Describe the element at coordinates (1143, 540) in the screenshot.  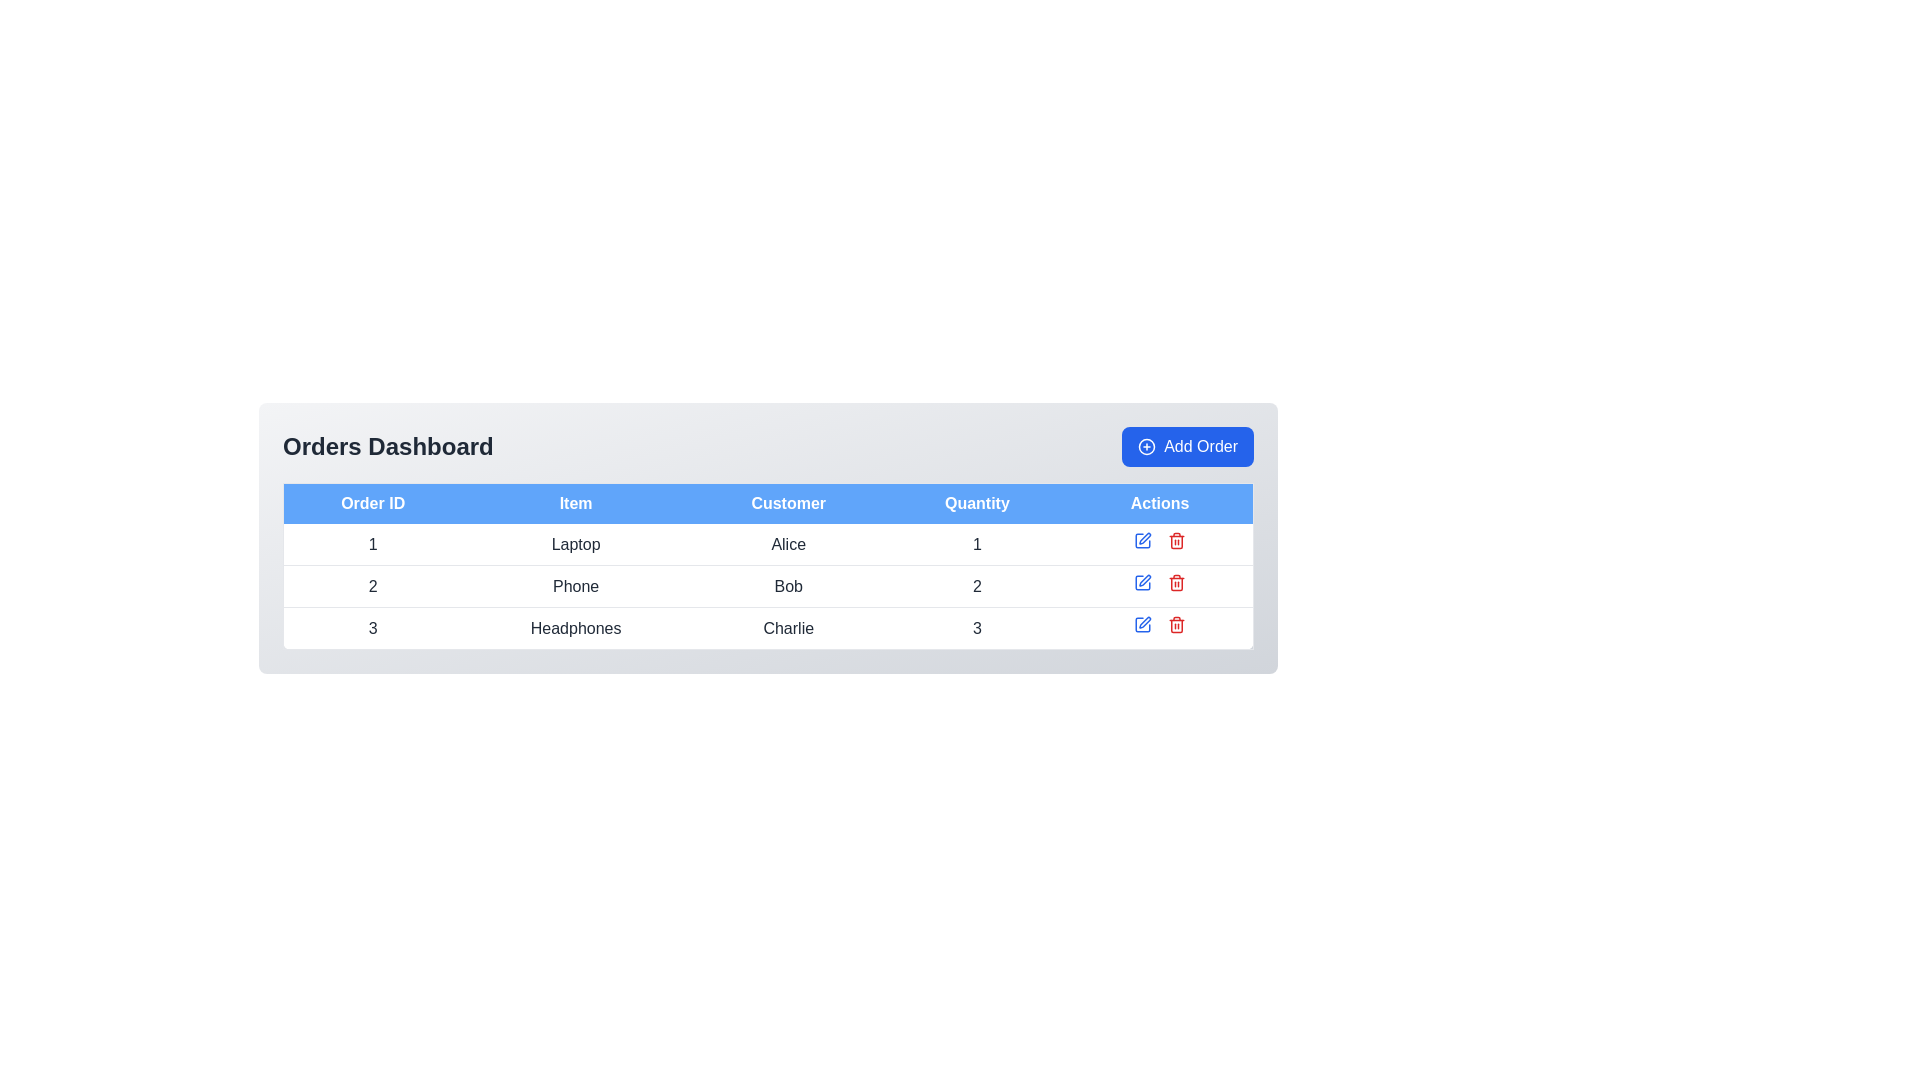
I see `the edit icon button located in the 'Actions' column of the first row of the table` at that location.